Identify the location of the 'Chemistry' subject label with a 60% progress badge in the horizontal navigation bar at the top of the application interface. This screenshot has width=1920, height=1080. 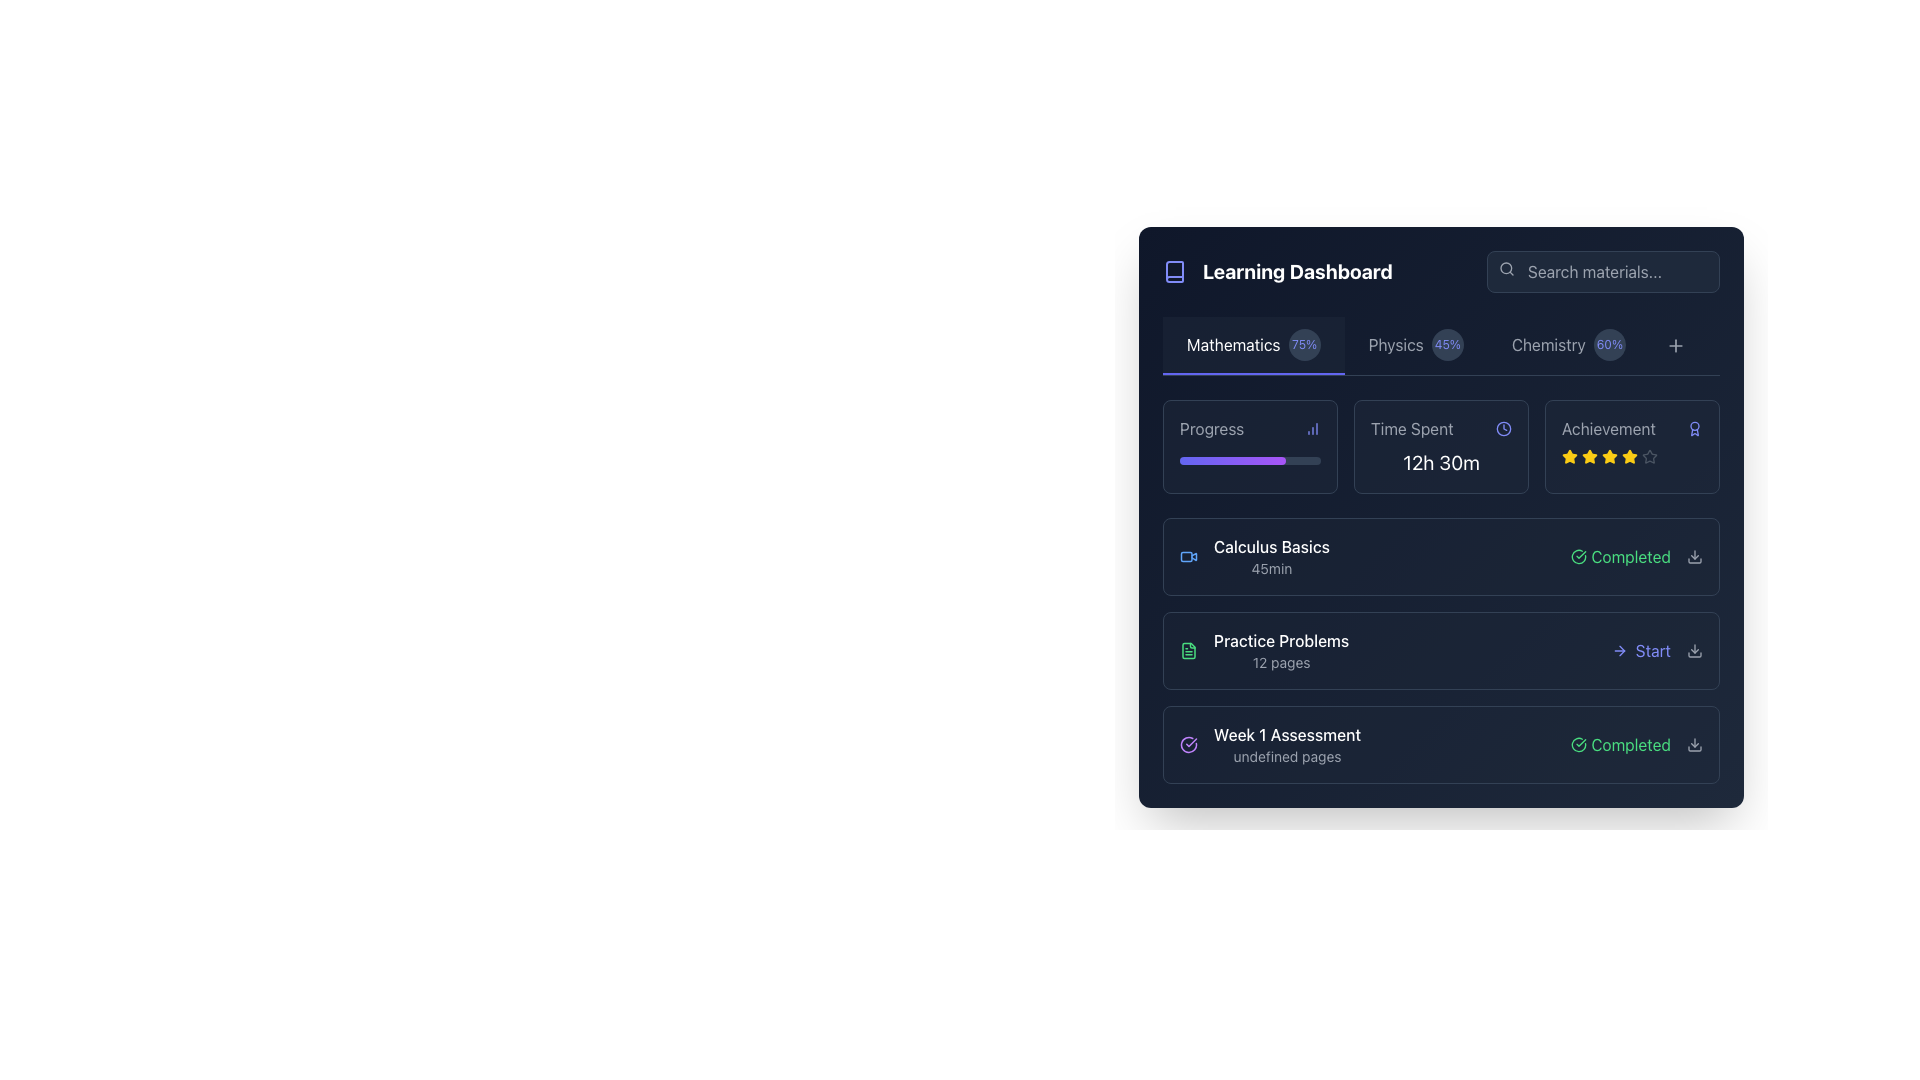
(1567, 343).